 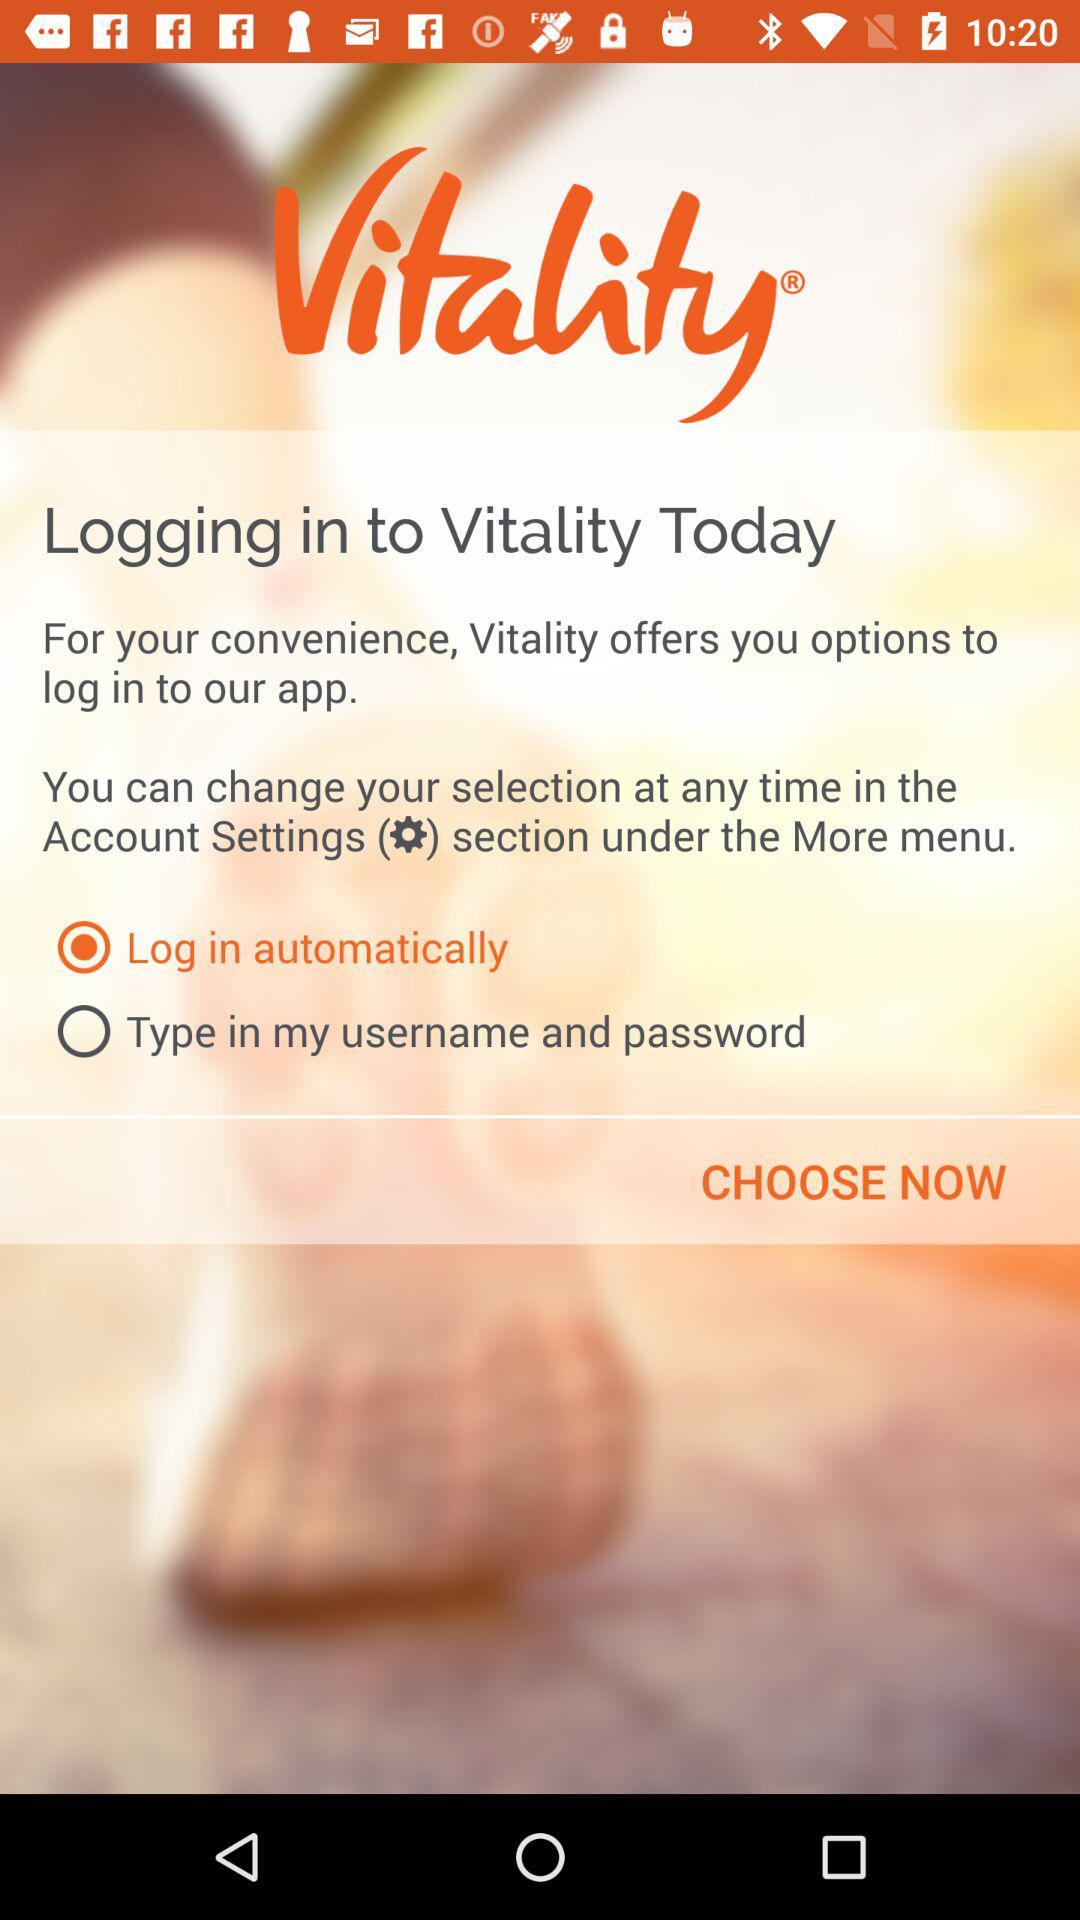 I want to click on type in my item, so click(x=423, y=1031).